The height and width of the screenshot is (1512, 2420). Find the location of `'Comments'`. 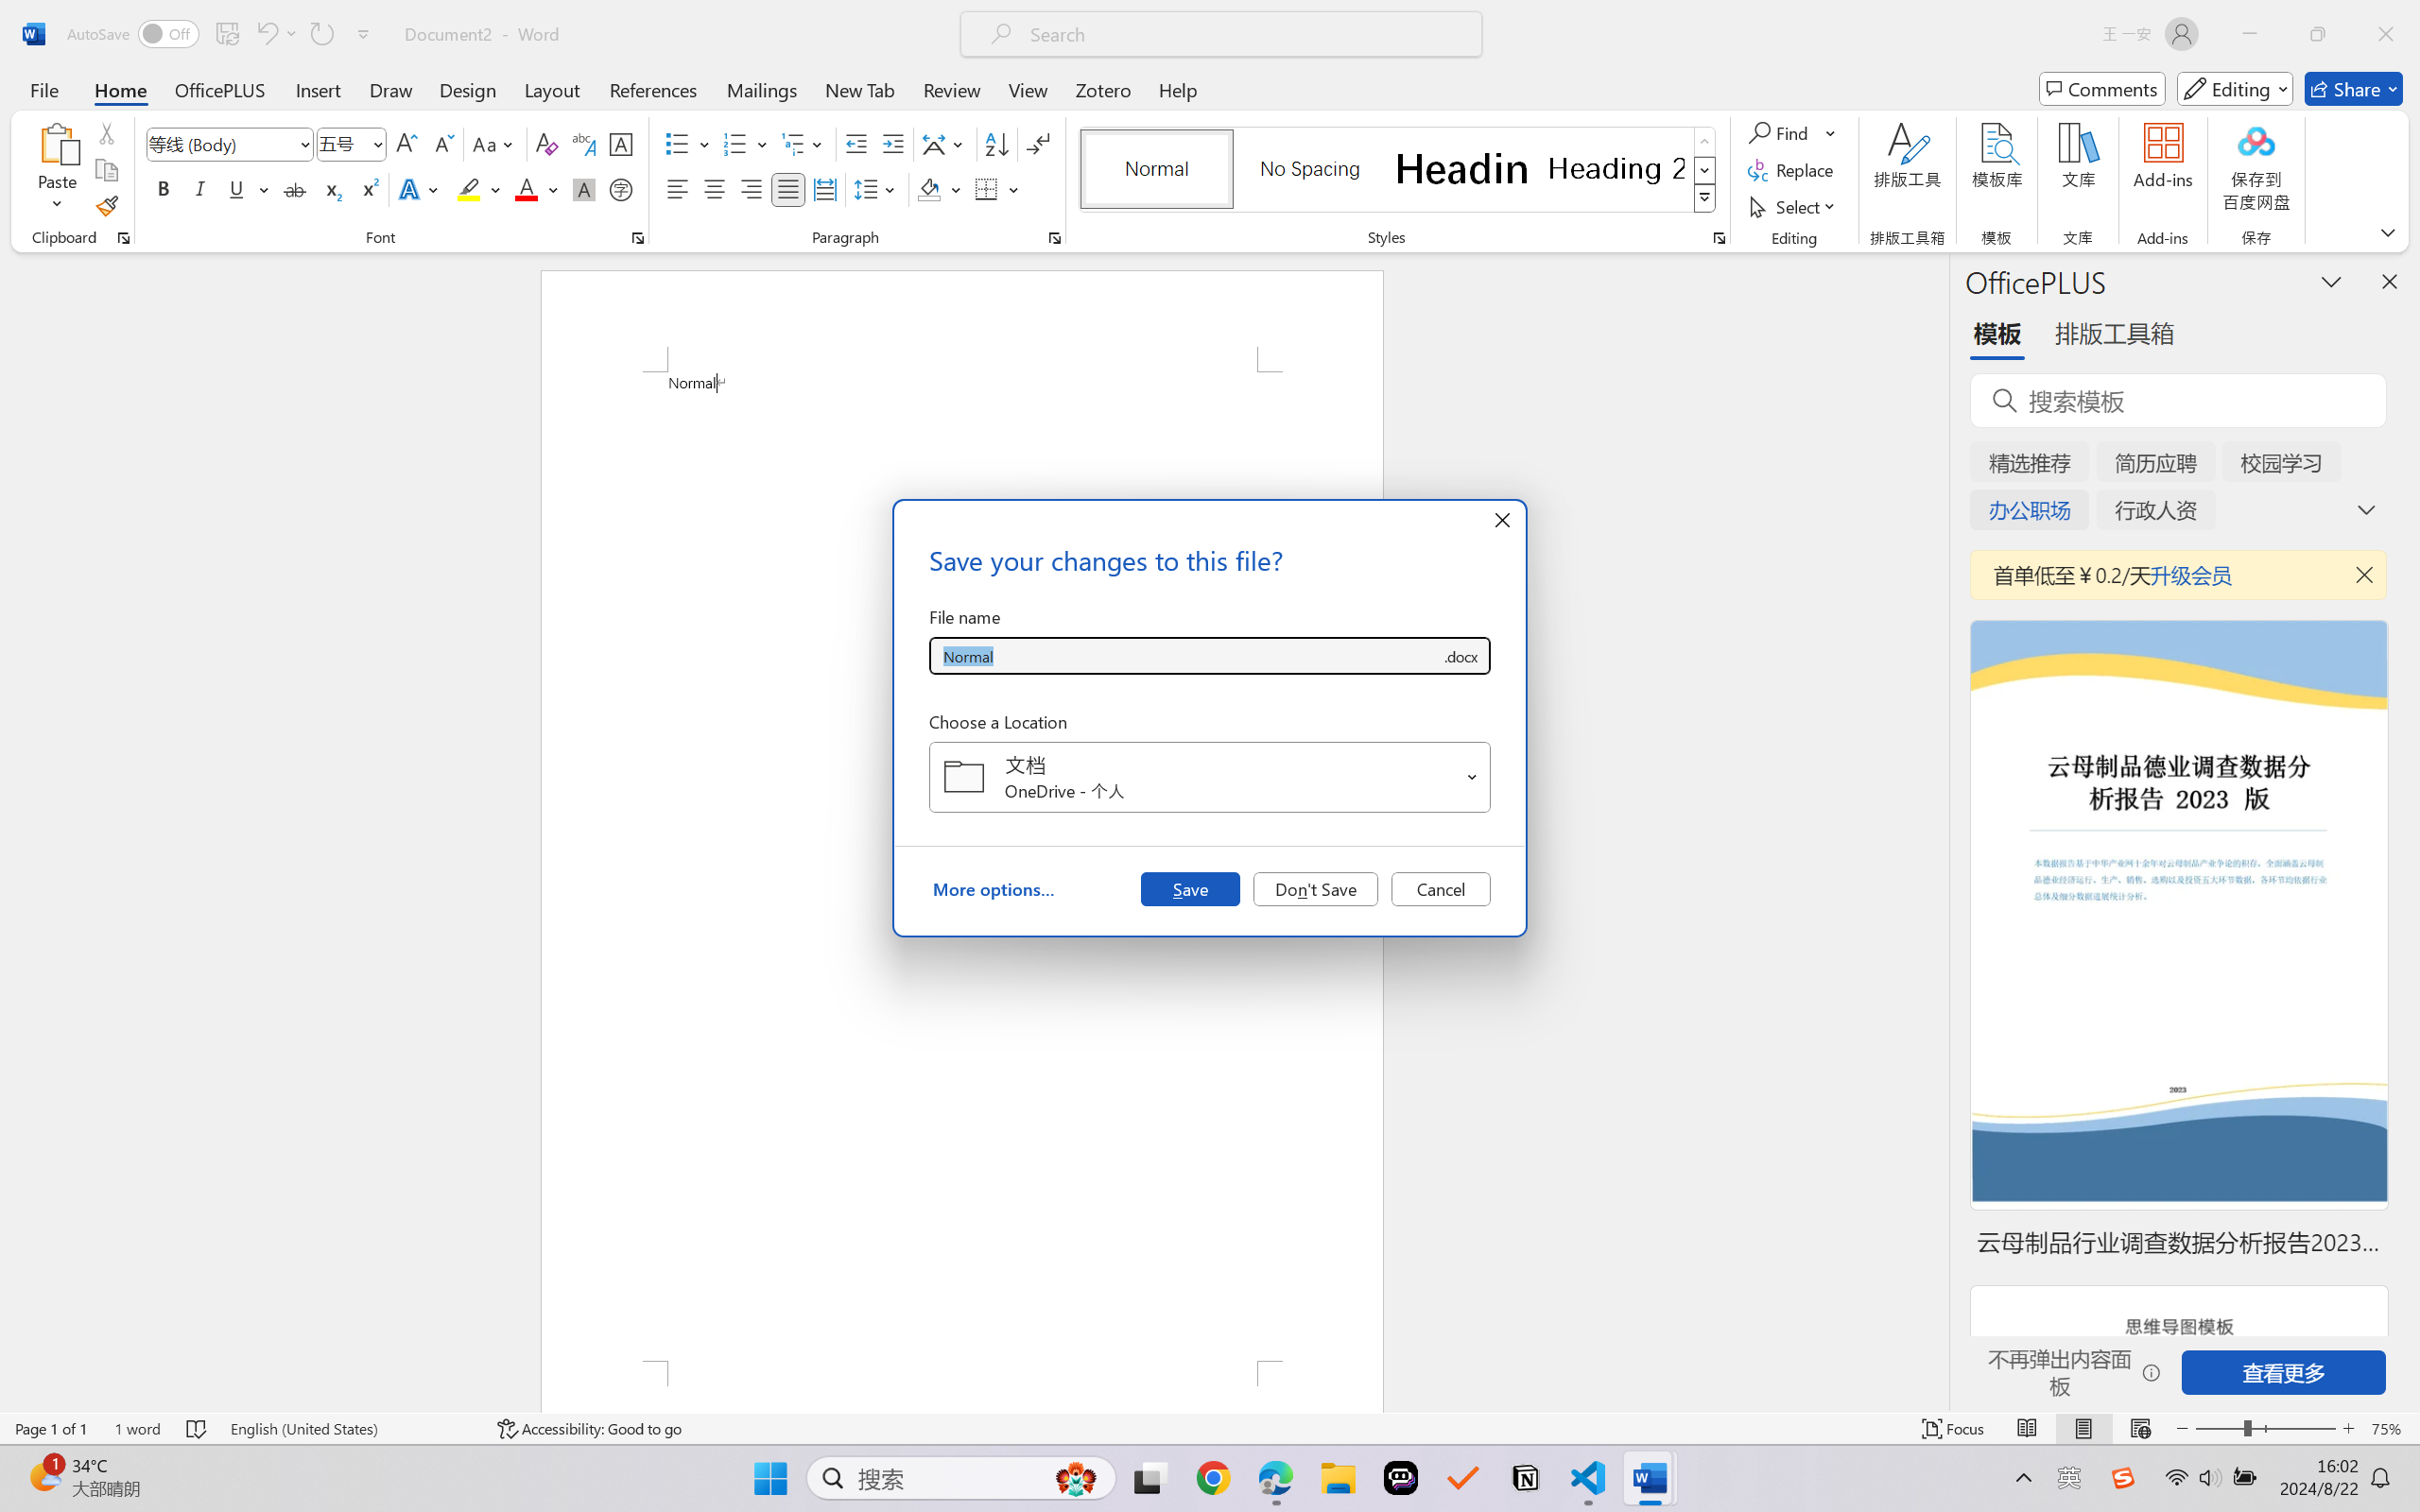

'Comments' is located at coordinates (2102, 88).